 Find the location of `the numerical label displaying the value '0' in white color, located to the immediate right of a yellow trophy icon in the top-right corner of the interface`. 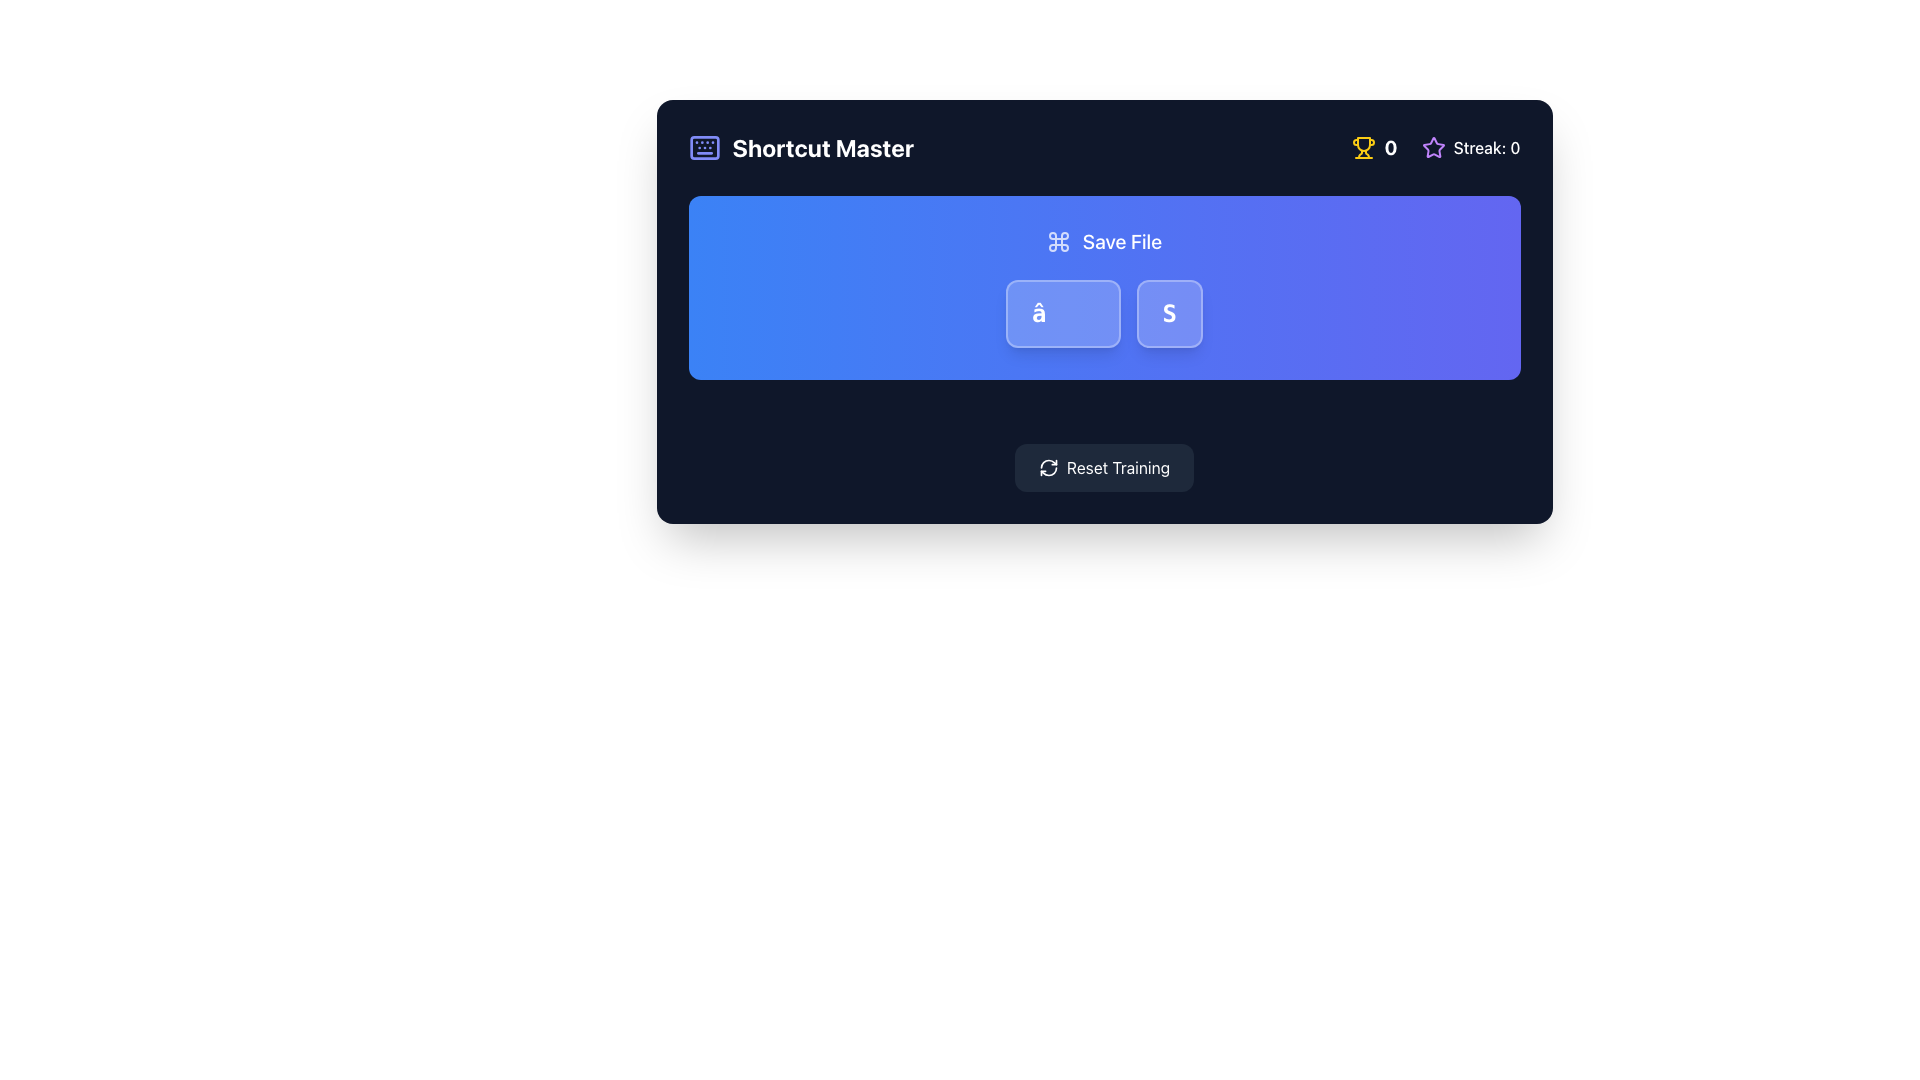

the numerical label displaying the value '0' in white color, located to the immediate right of a yellow trophy icon in the top-right corner of the interface is located at coordinates (1374, 146).